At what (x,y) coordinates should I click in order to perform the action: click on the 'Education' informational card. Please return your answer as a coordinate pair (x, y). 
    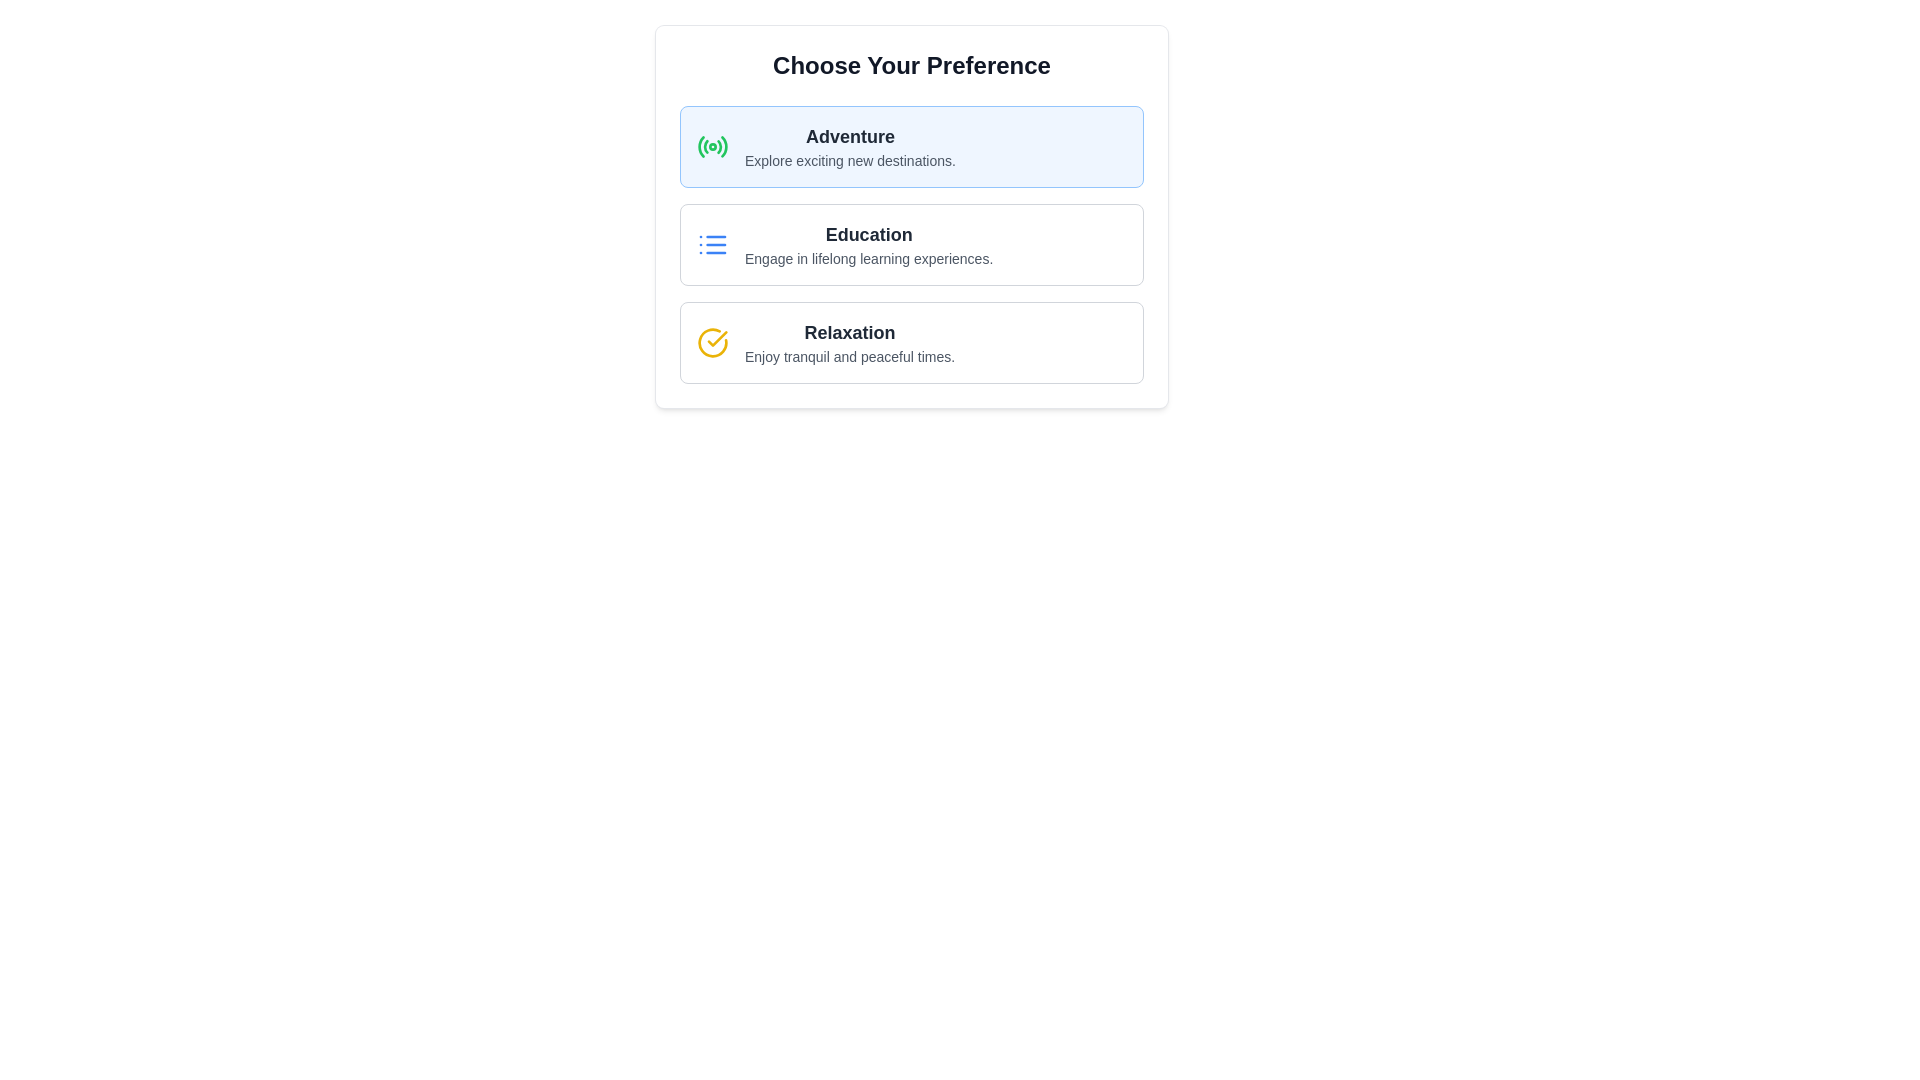
    Looking at the image, I should click on (869, 244).